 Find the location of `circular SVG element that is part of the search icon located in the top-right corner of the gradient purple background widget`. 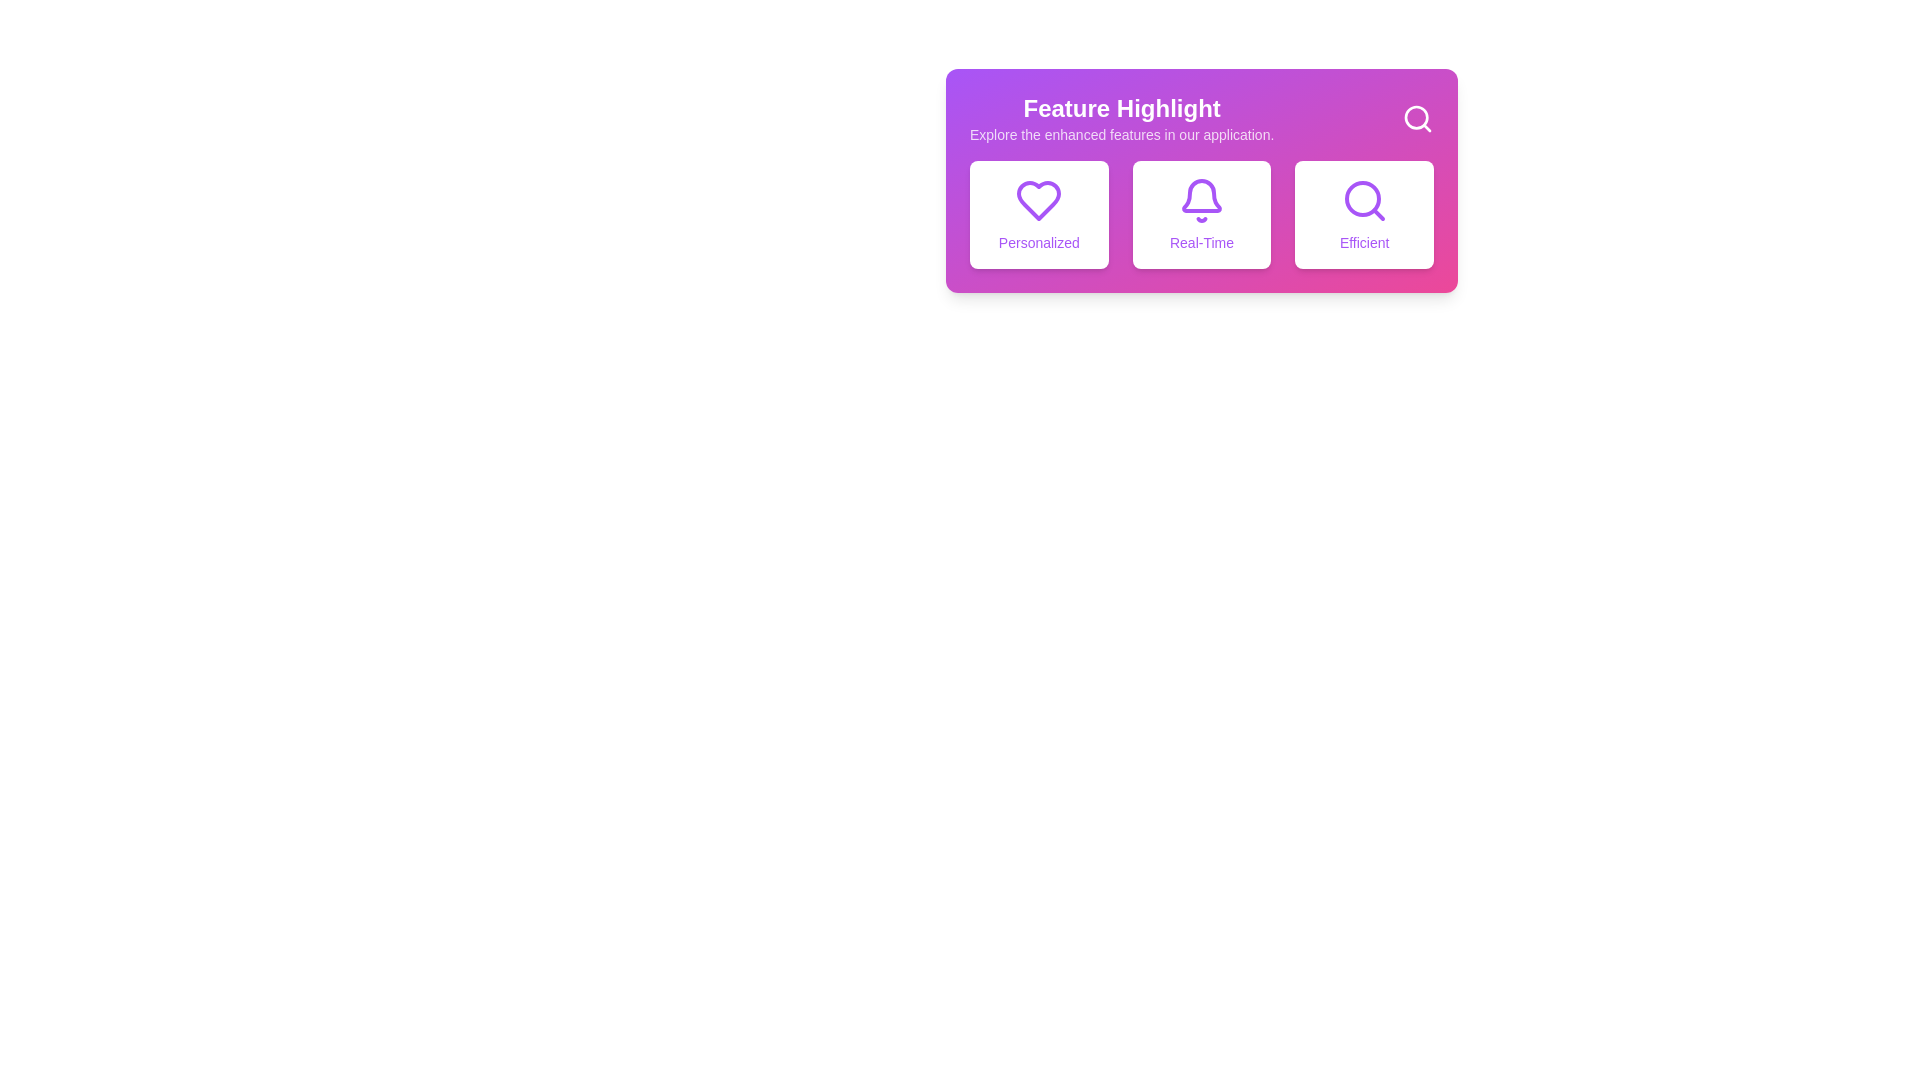

circular SVG element that is part of the search icon located in the top-right corner of the gradient purple background widget is located at coordinates (1415, 116).